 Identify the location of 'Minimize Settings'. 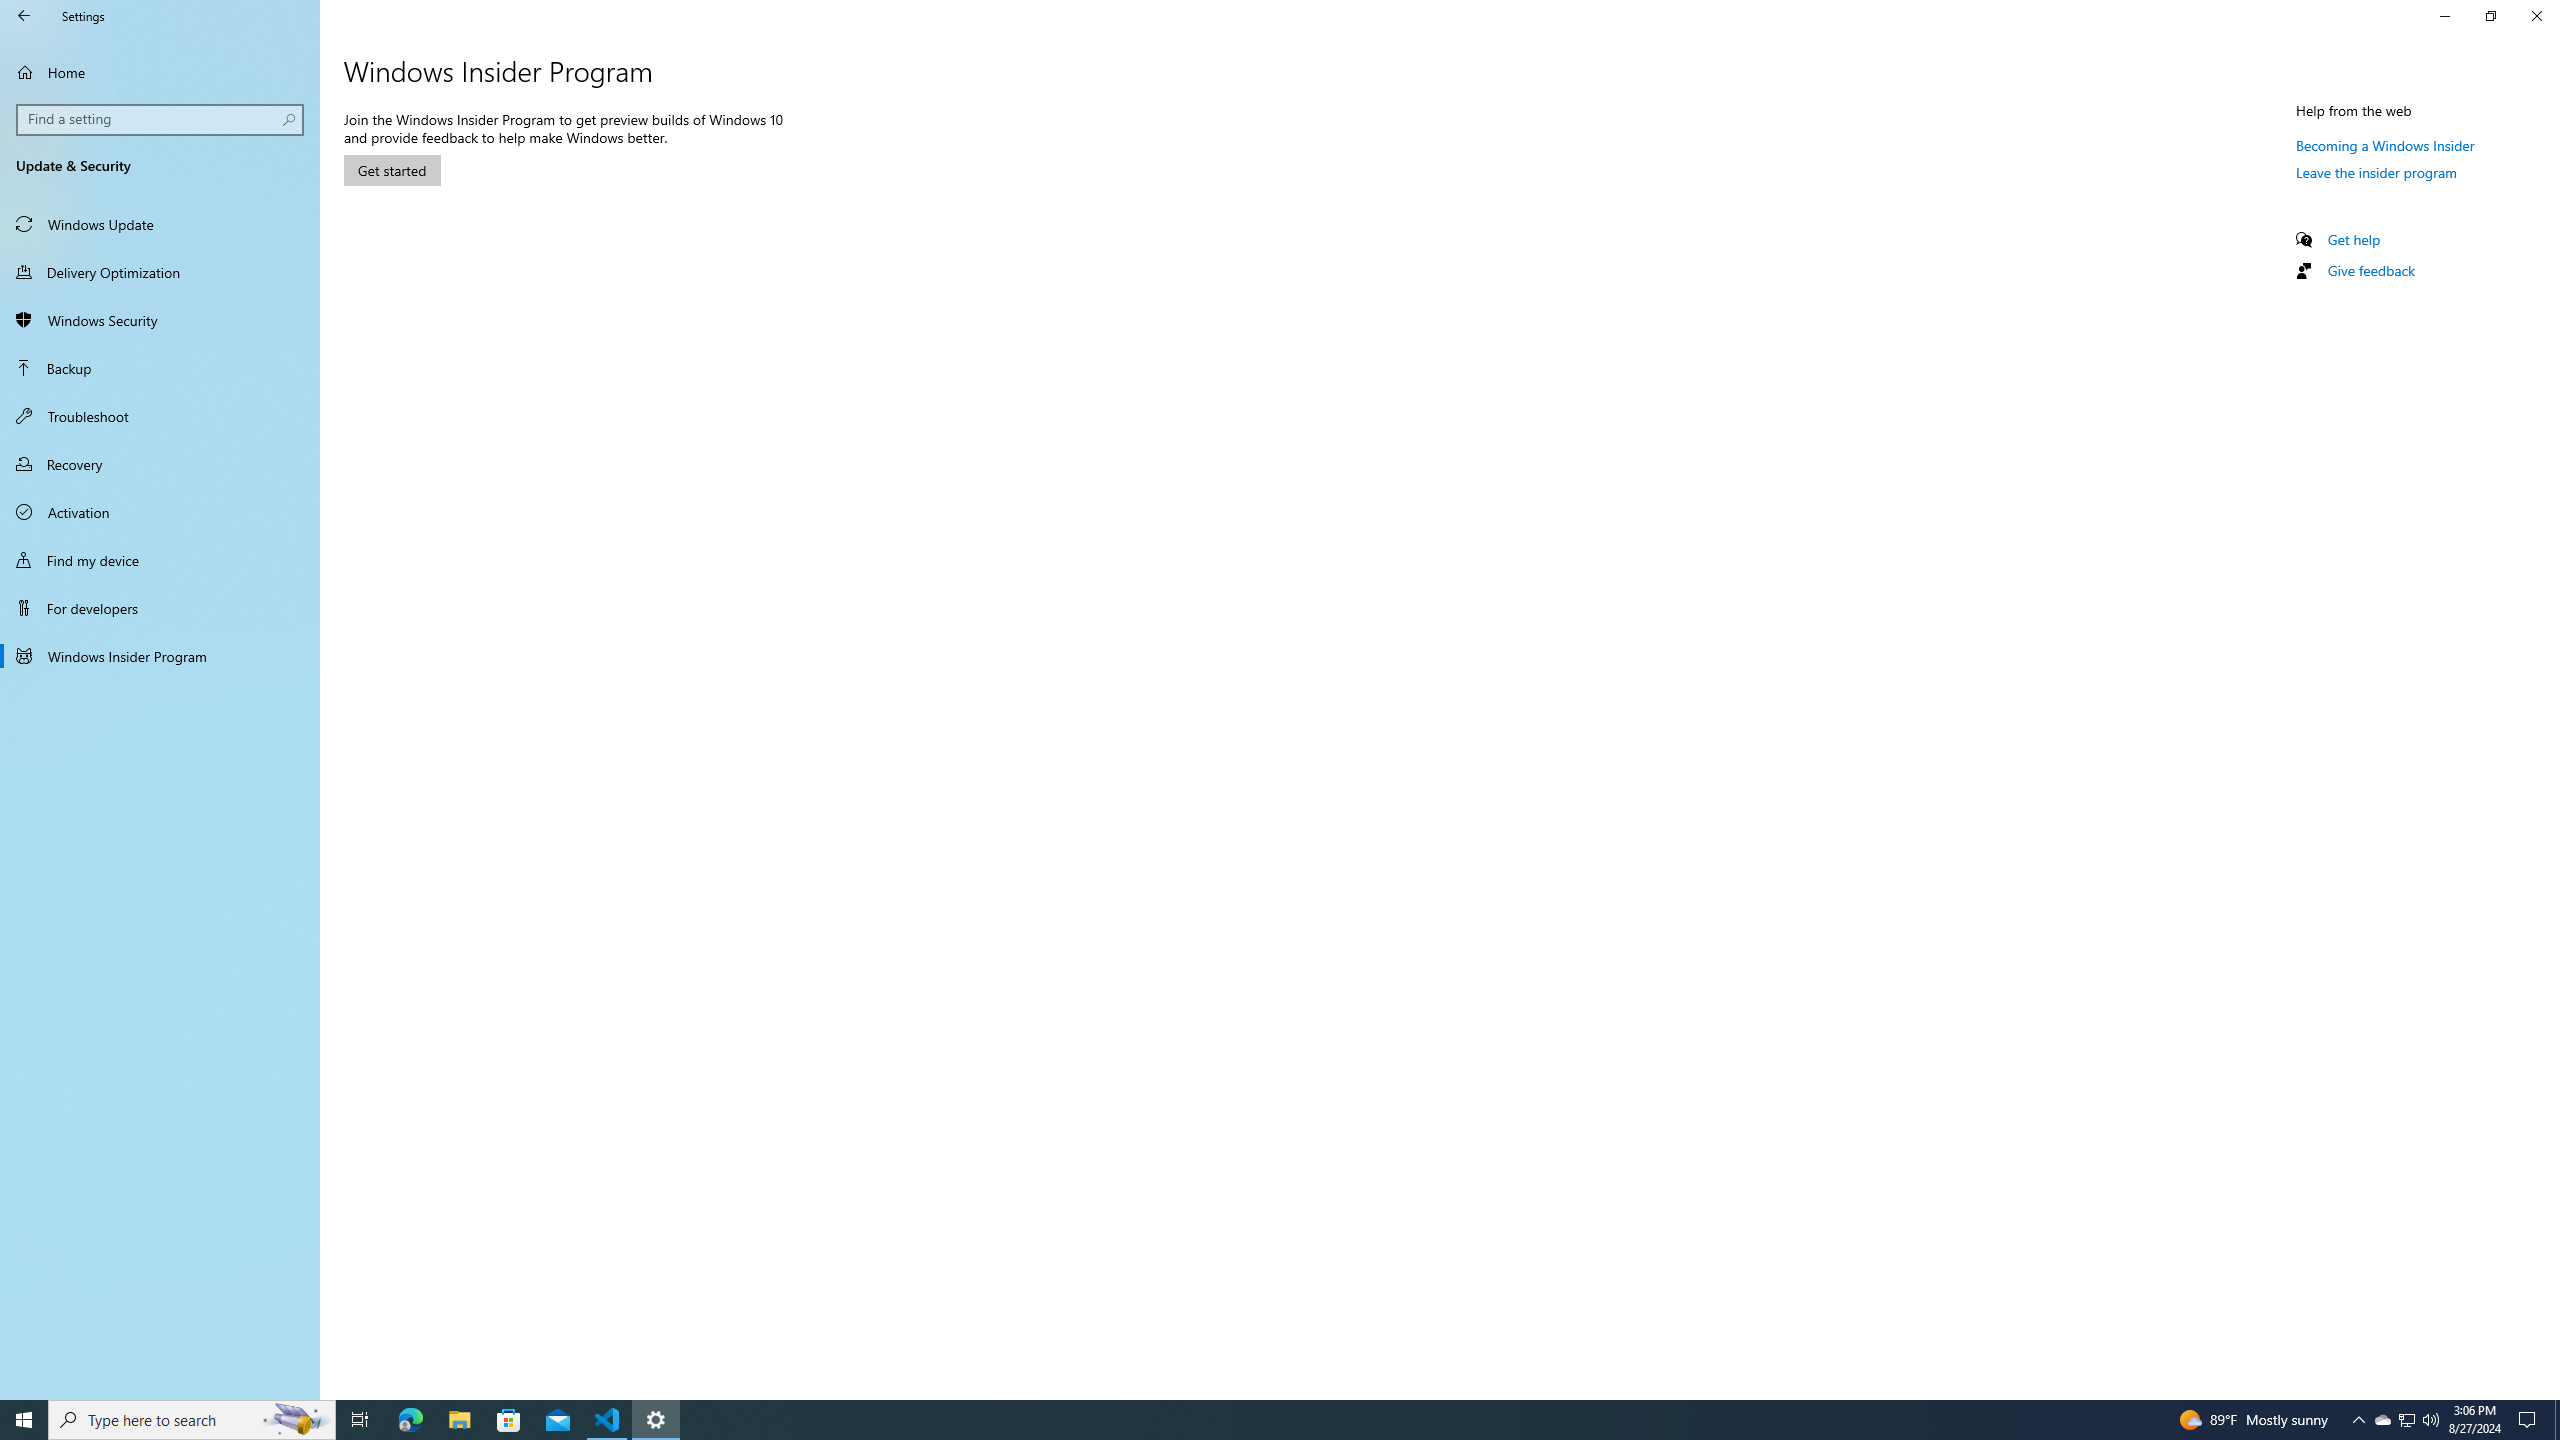
(2443, 15).